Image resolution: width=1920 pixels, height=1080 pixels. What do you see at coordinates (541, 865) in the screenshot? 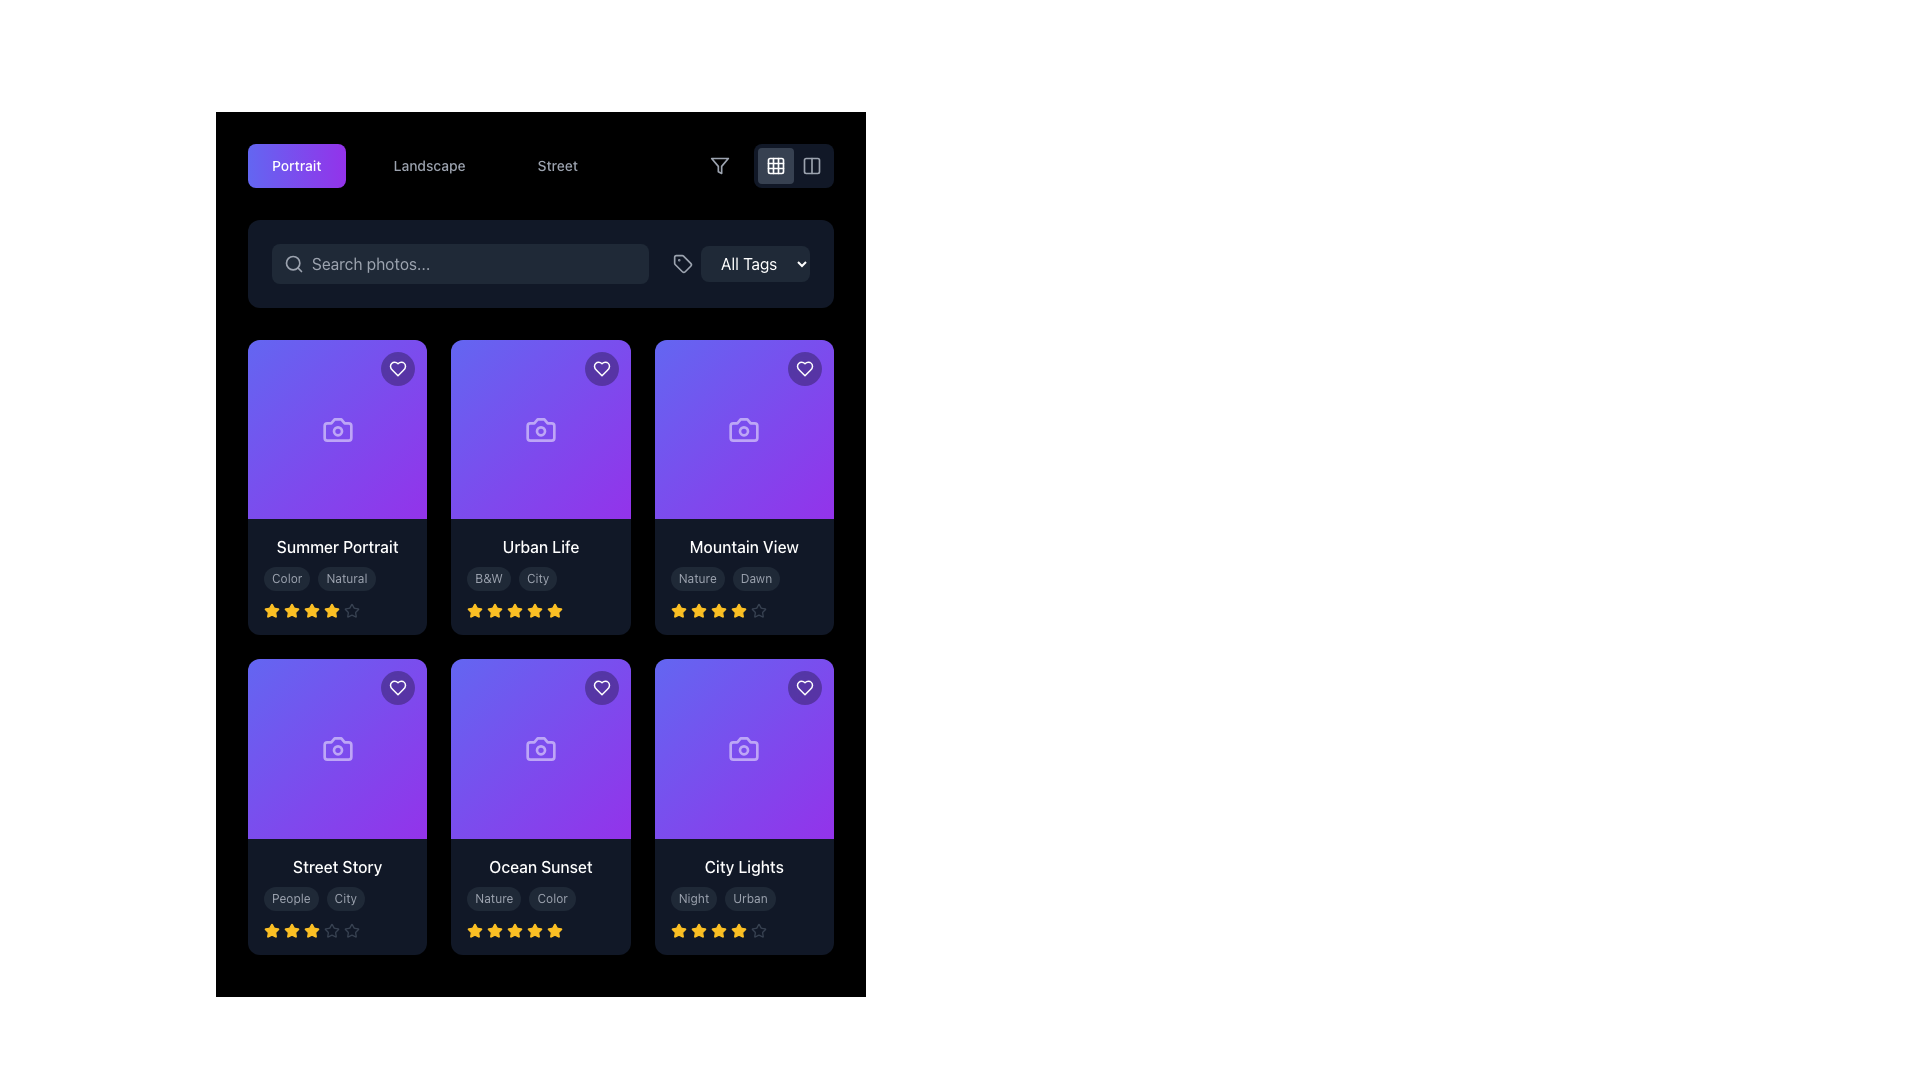
I see `text of the label located in the lower portion of the middle column, which serves as a descriptive title for the associated content, positioned below the main image area and above additional descriptive tags` at bounding box center [541, 865].